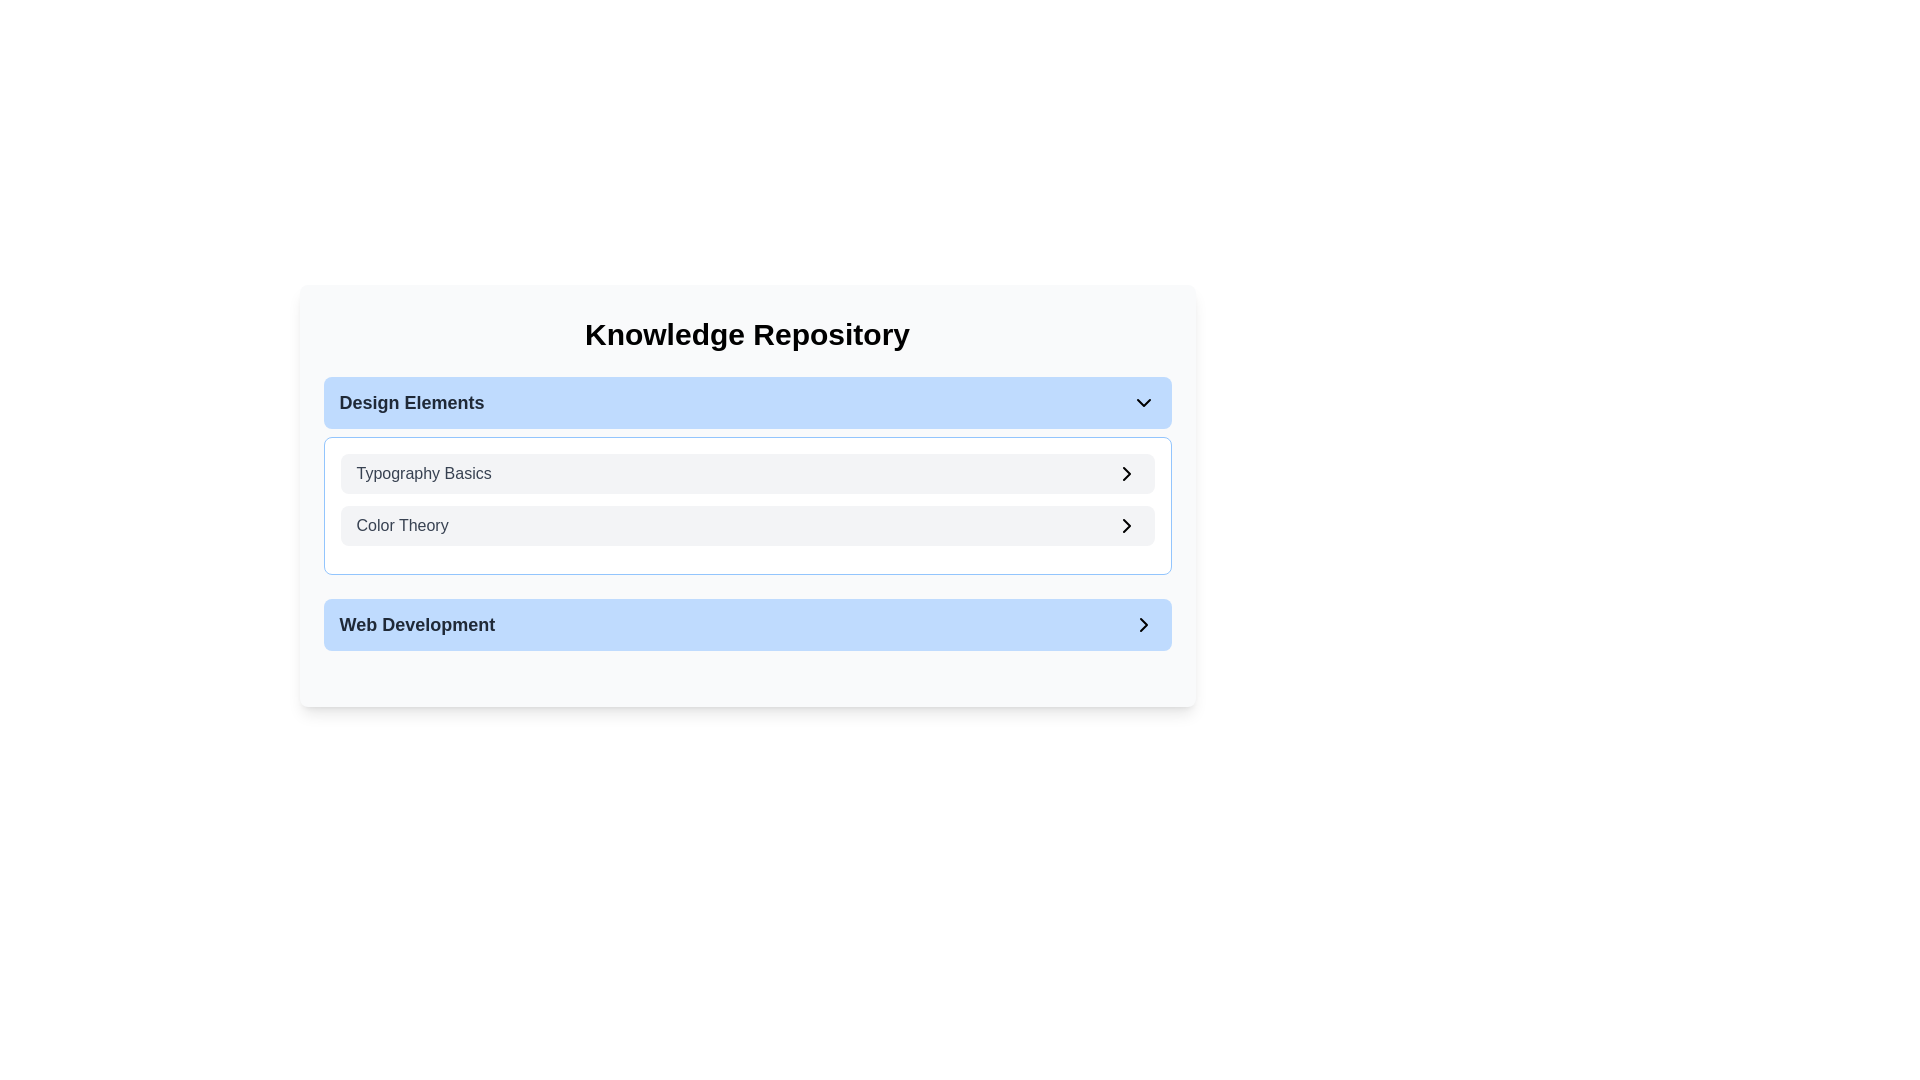 The width and height of the screenshot is (1920, 1080). Describe the element at coordinates (1126, 524) in the screenshot. I see `the rightward-pointing chevron icon located at the far right of the 'Color Theory' menu item` at that location.